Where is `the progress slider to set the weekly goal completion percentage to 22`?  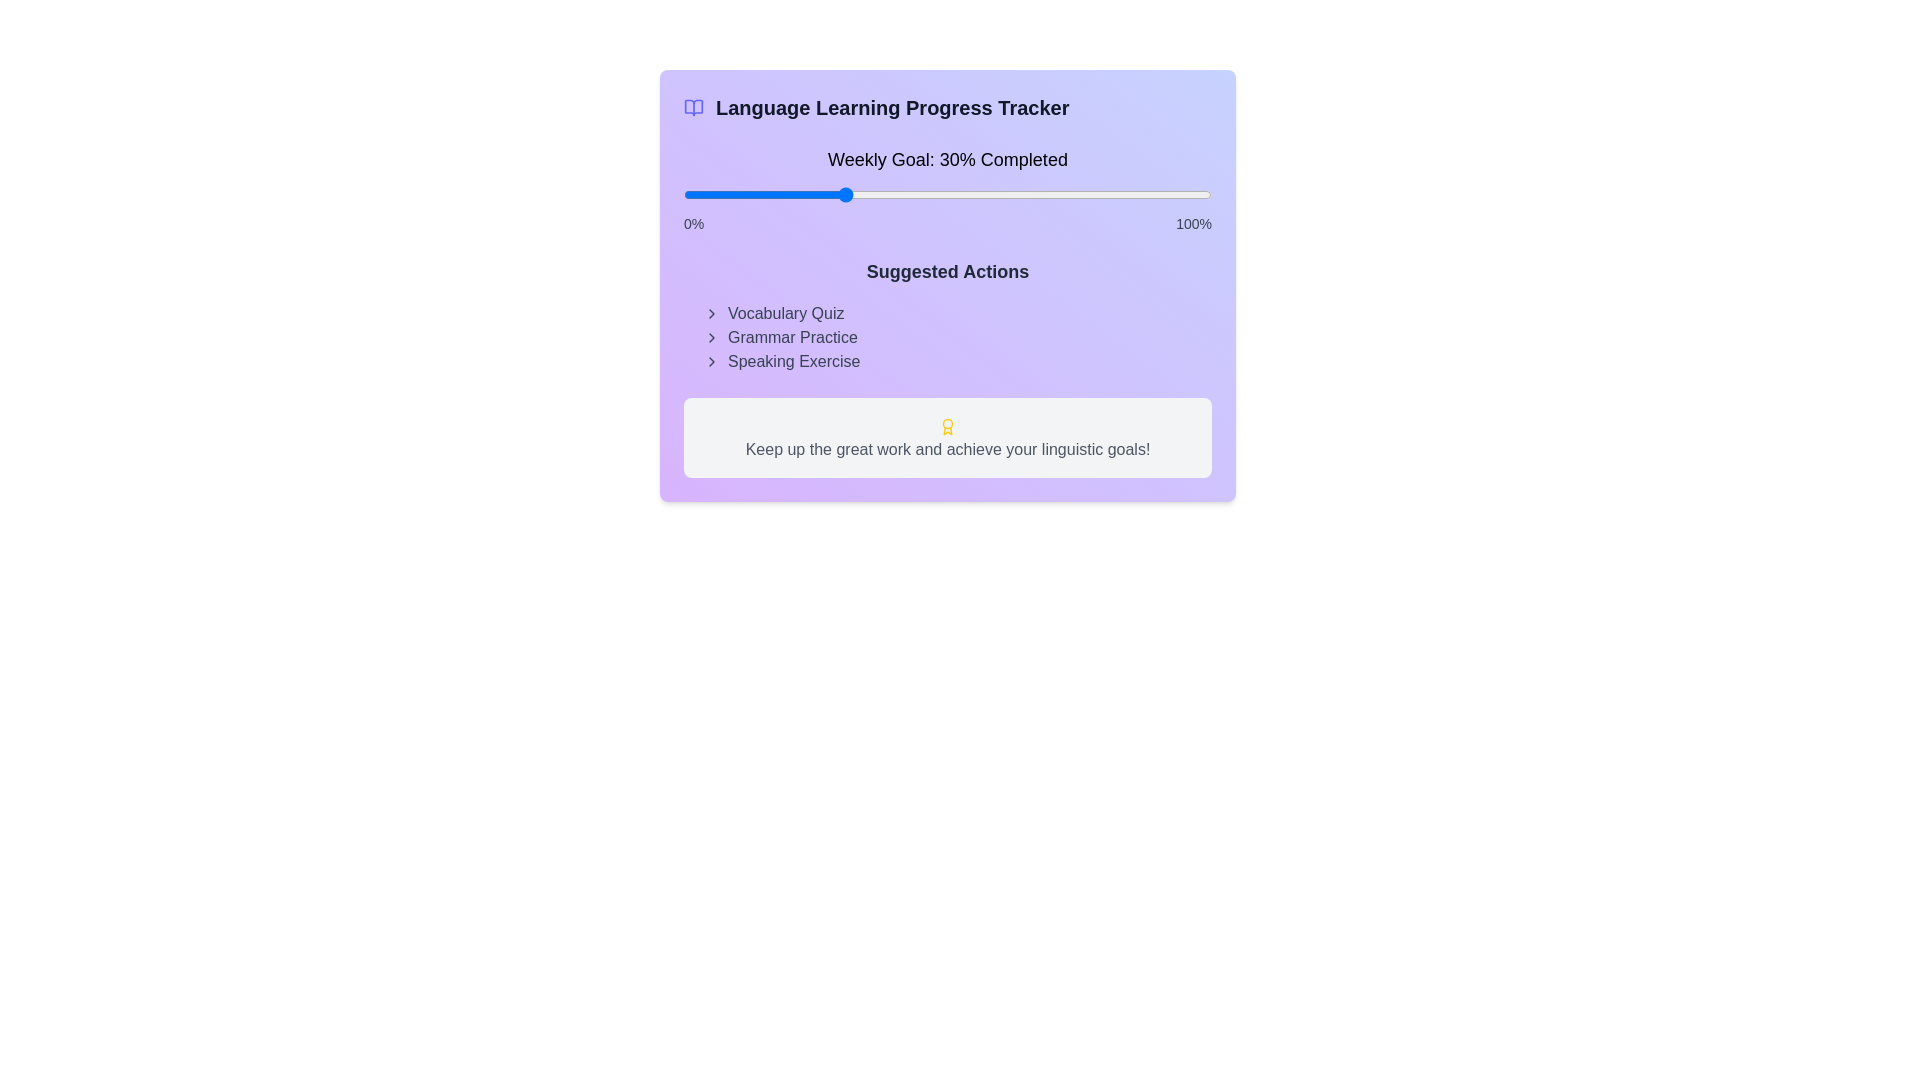 the progress slider to set the weekly goal completion percentage to 22 is located at coordinates (800, 195).